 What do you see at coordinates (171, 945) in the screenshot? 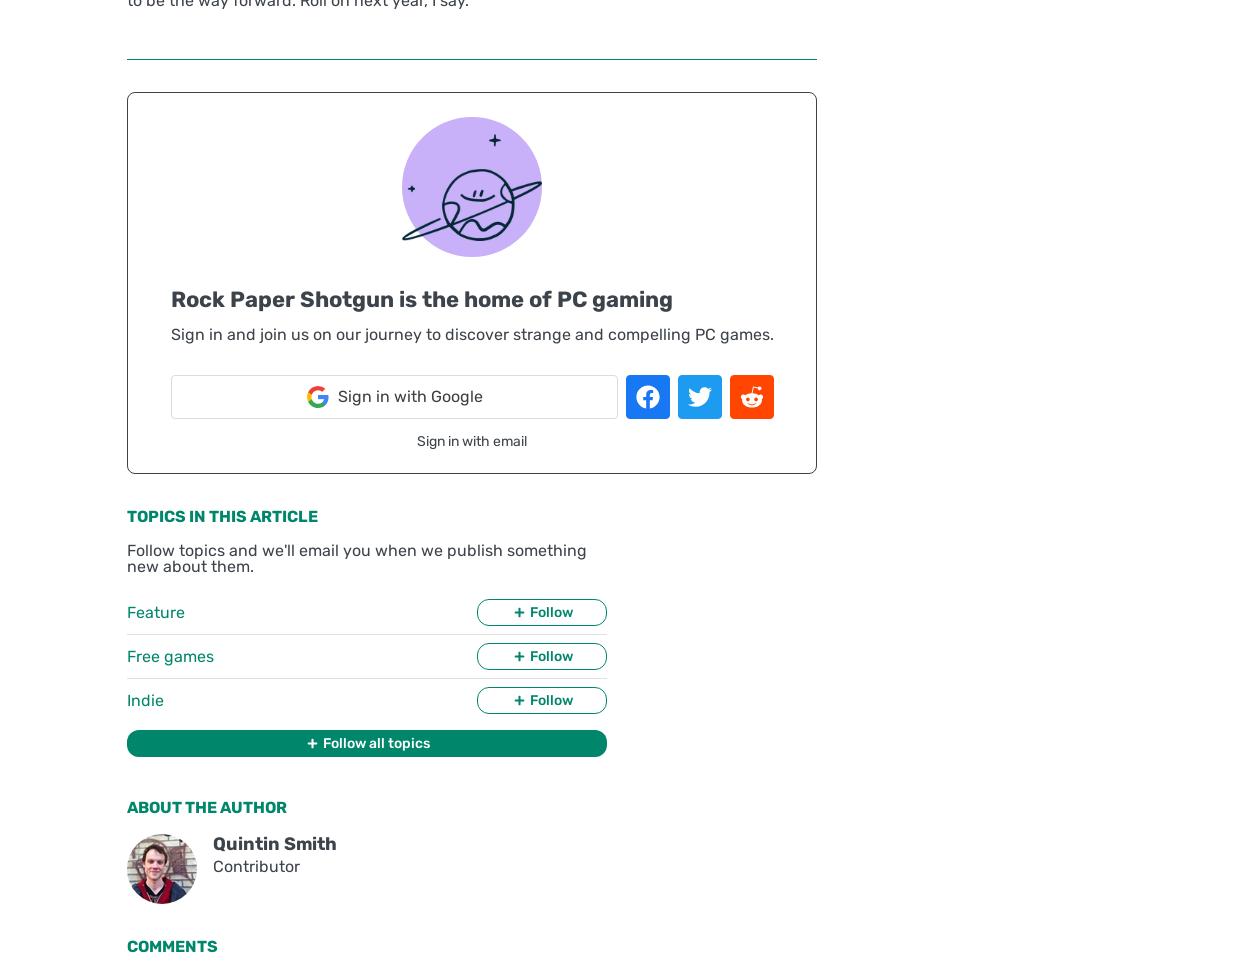
I see `'Comments'` at bounding box center [171, 945].